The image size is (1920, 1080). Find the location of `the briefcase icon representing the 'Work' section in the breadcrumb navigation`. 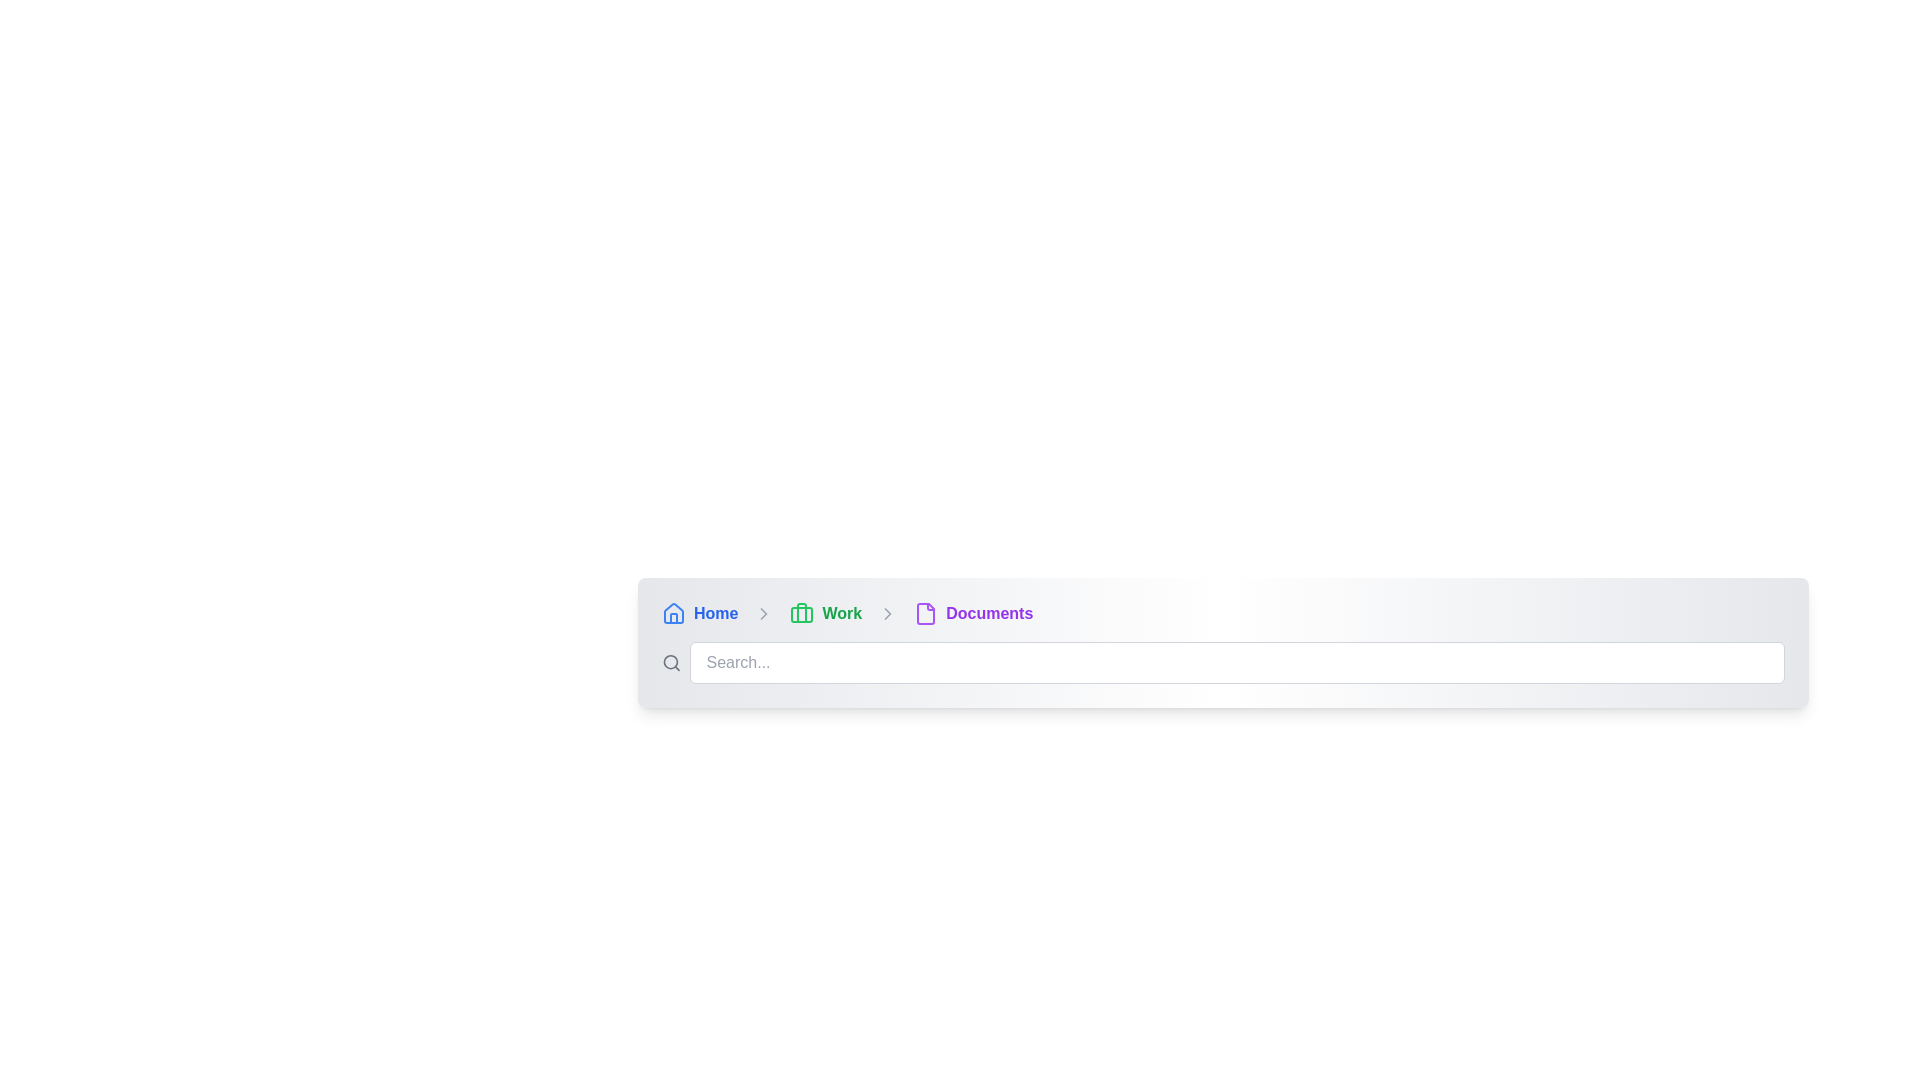

the briefcase icon representing the 'Work' section in the breadcrumb navigation is located at coordinates (801, 613).